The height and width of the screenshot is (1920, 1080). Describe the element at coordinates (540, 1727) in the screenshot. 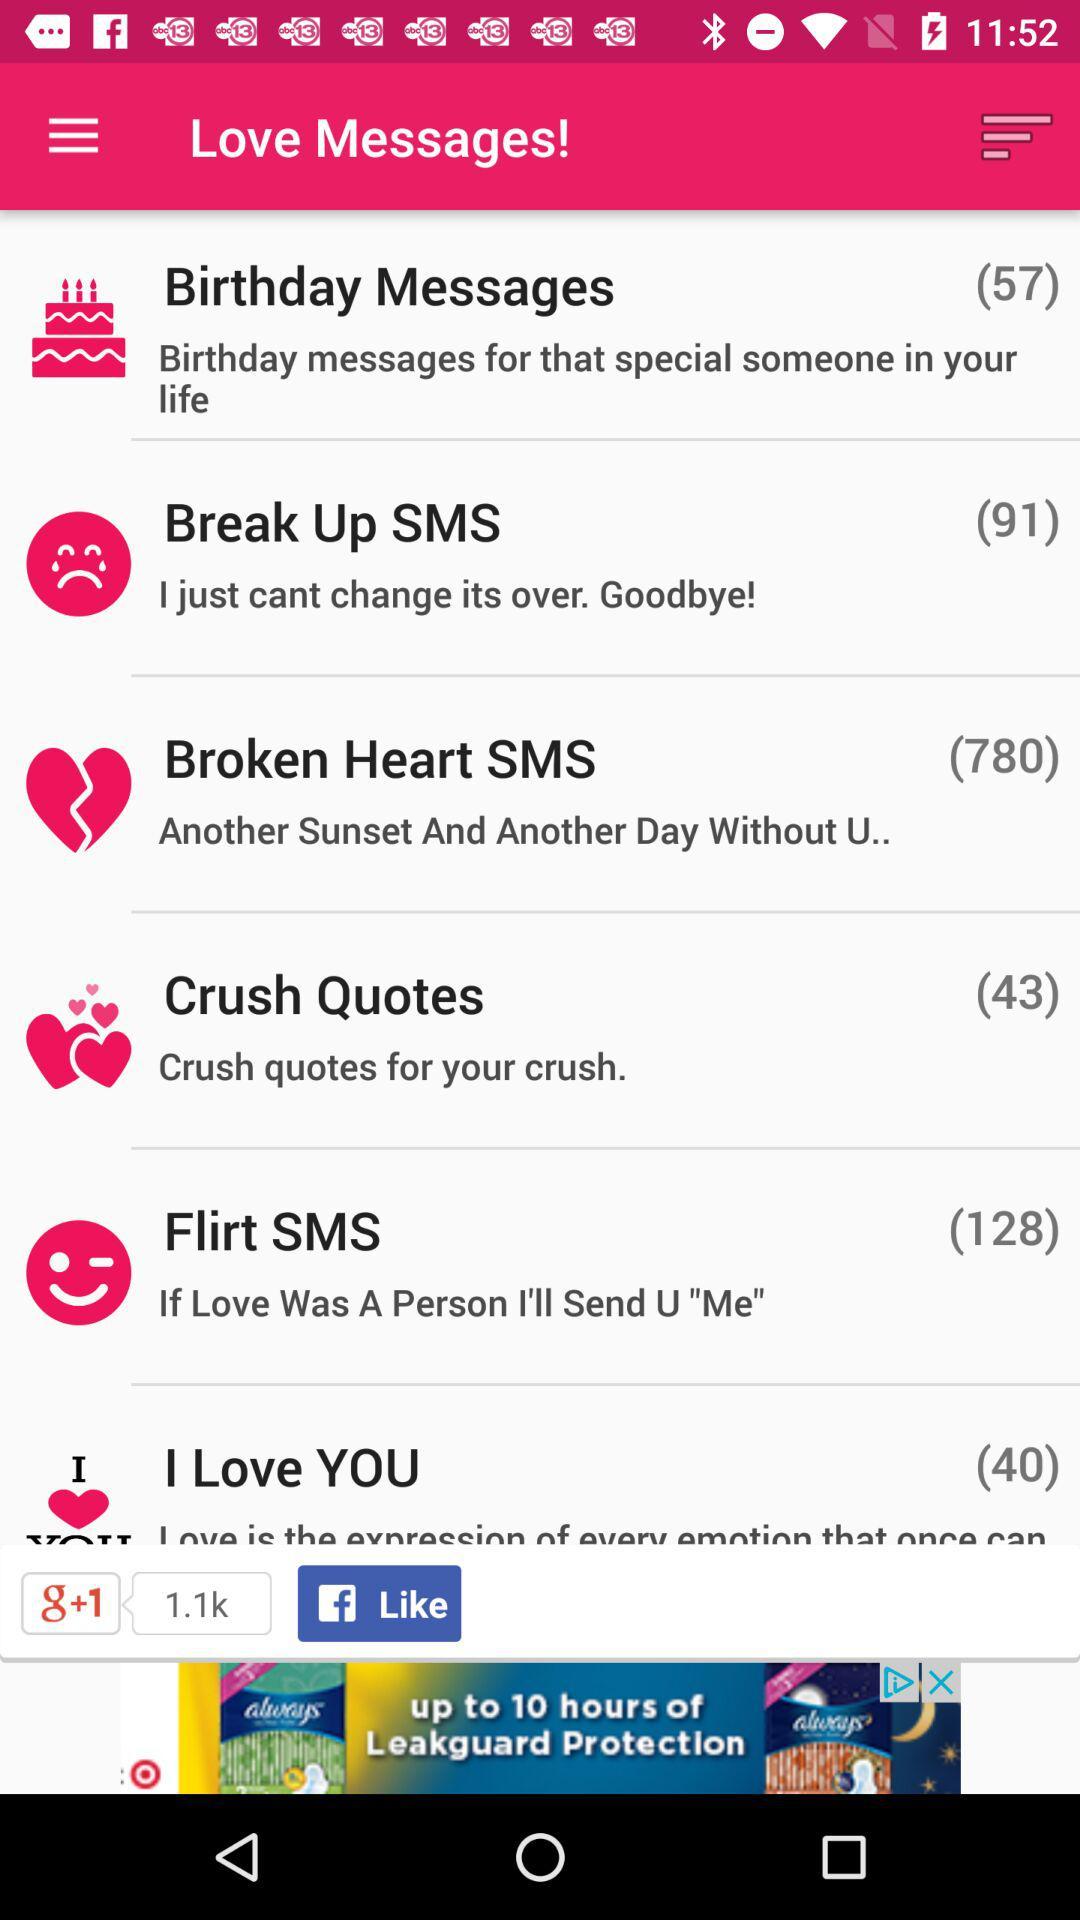

I see `open advertisement` at that location.